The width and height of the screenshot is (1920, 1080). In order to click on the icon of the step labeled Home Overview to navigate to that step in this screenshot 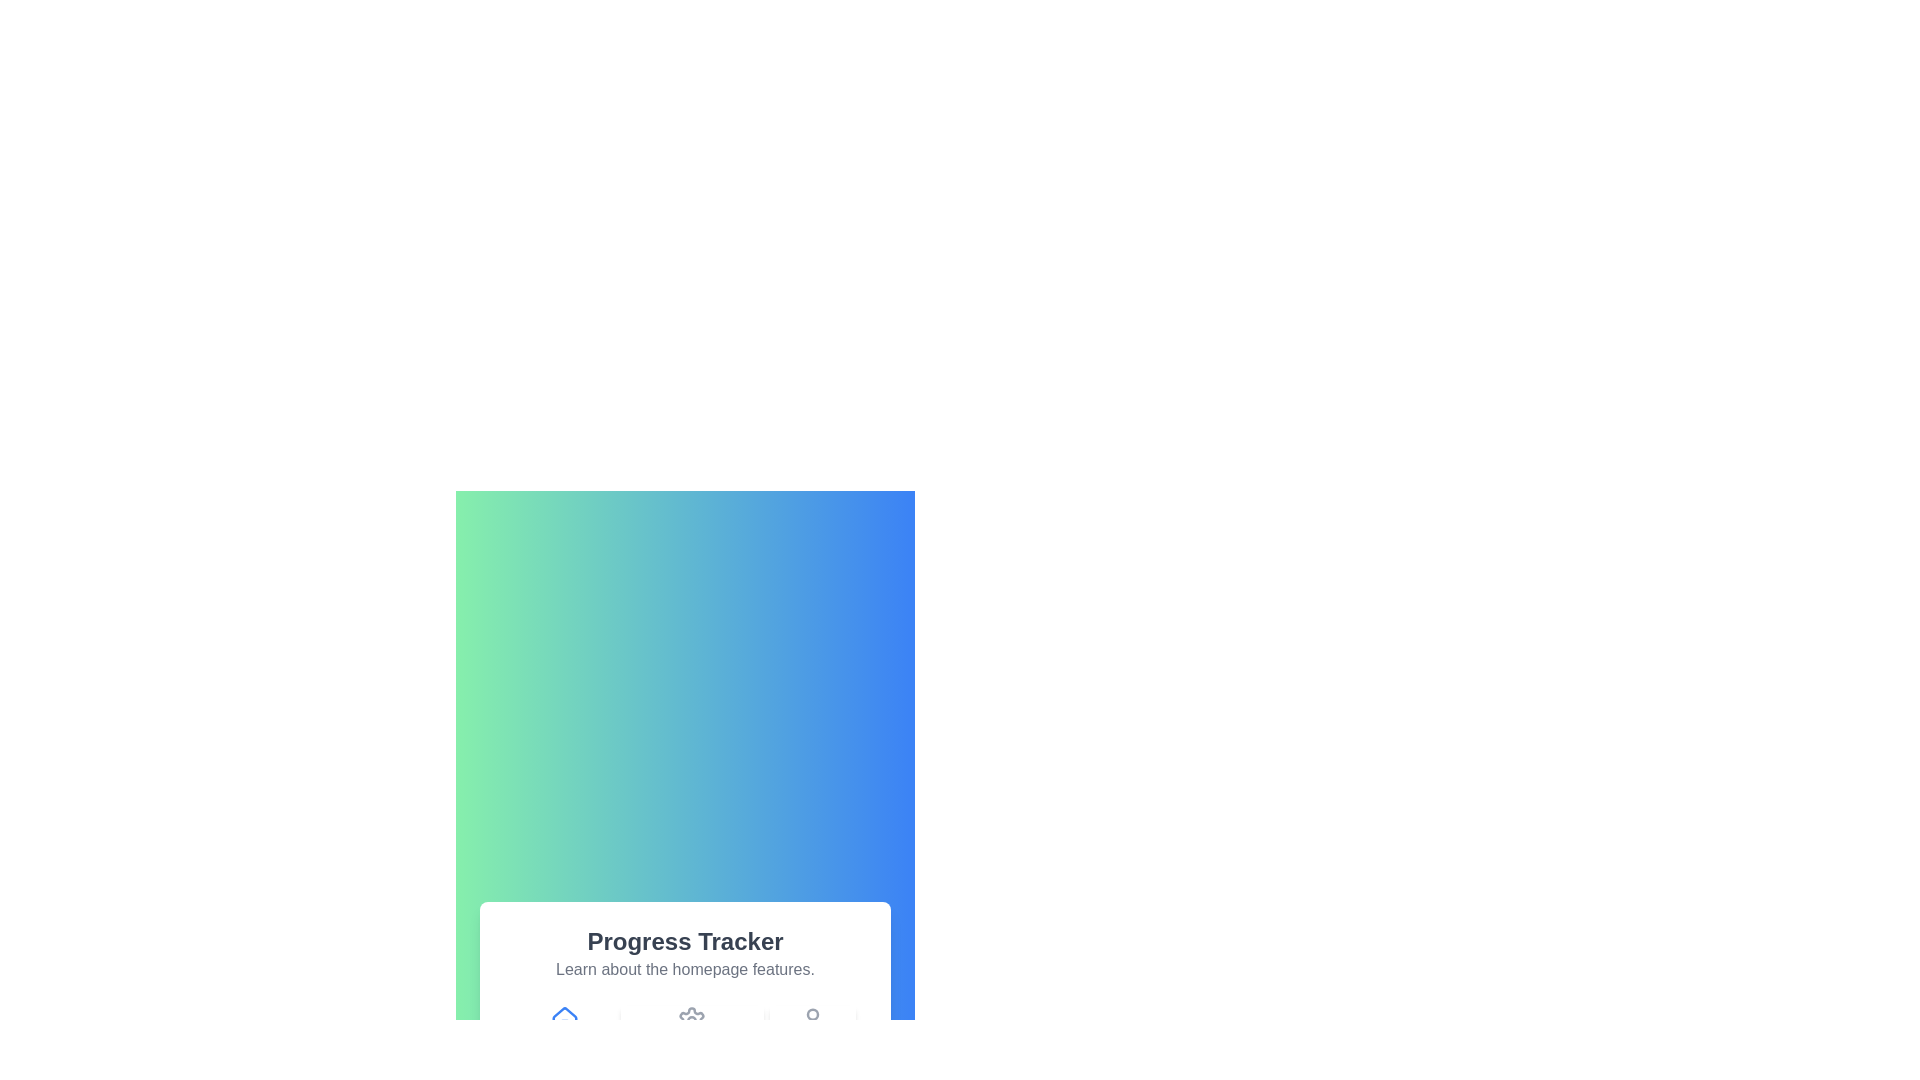, I will do `click(563, 1034)`.